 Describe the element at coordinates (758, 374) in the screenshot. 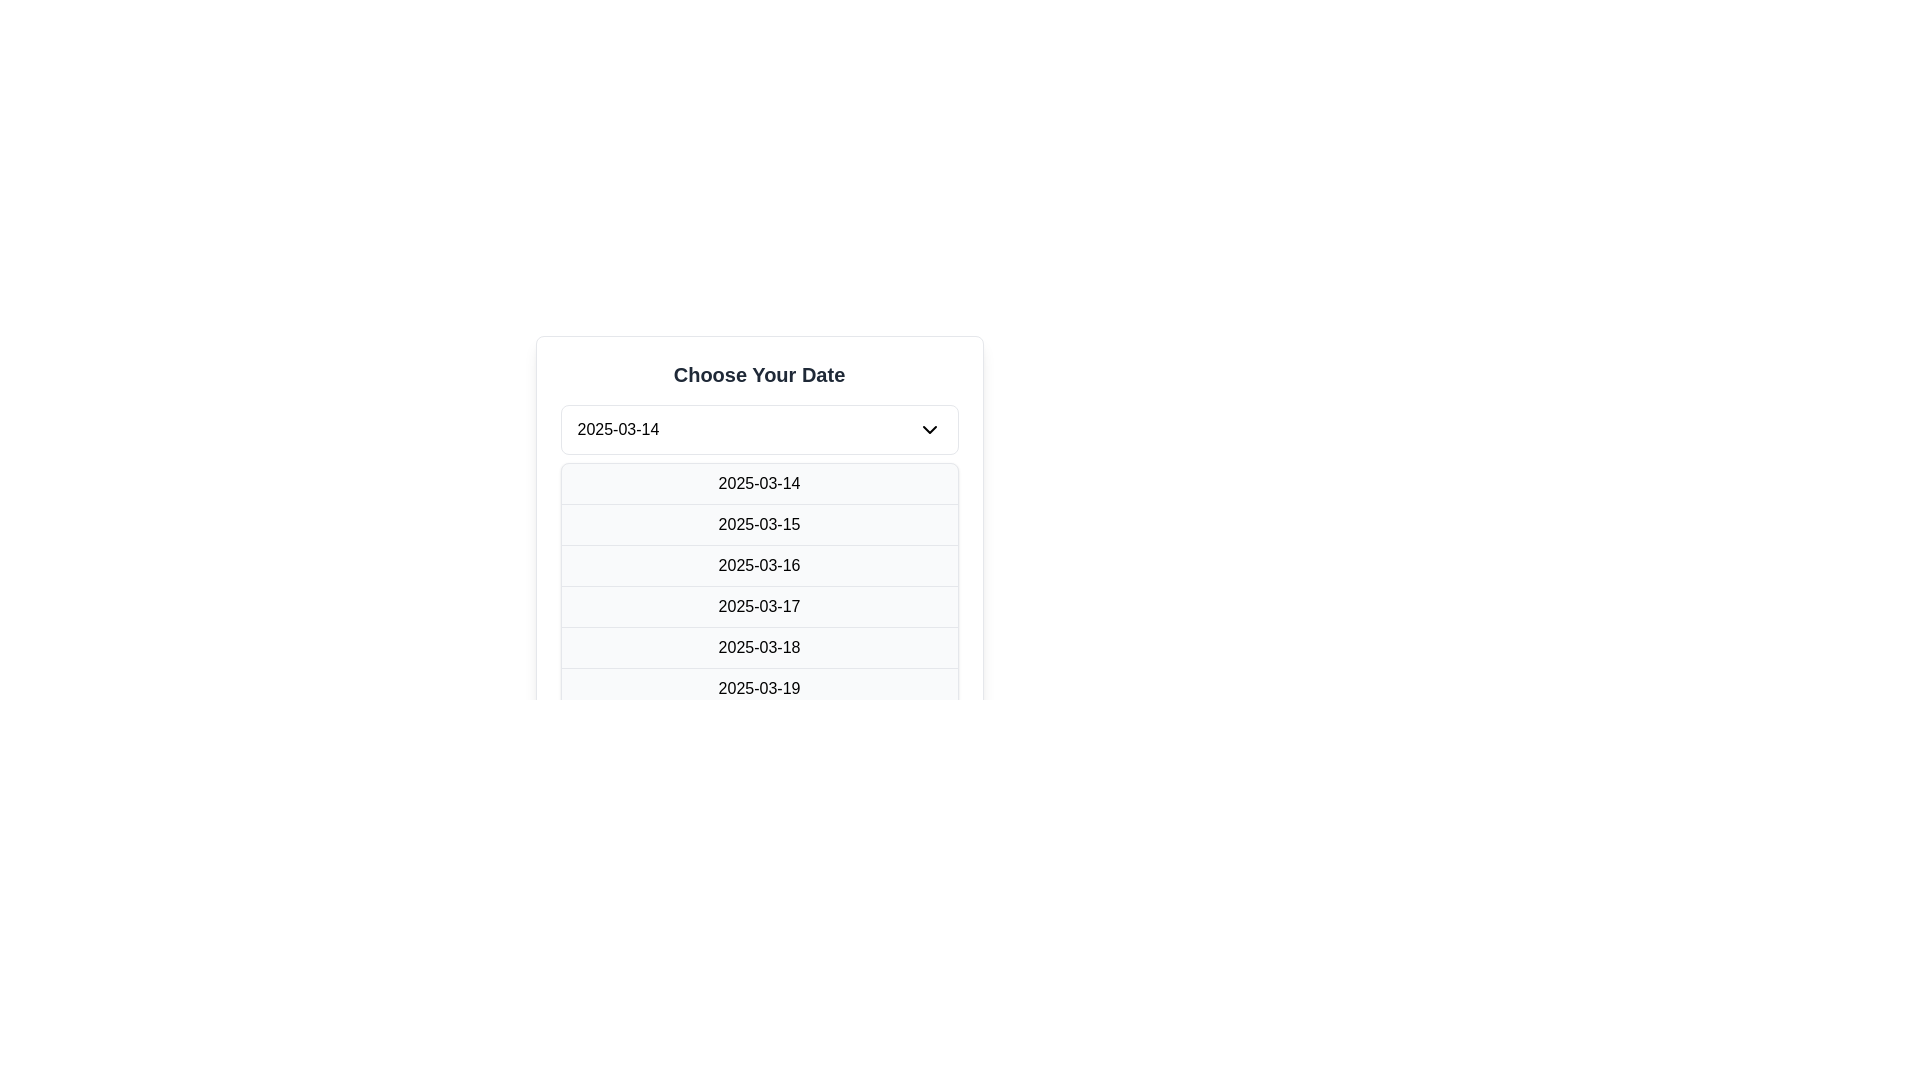

I see `the static text label or heading at the top of the card-like layout that provides context for the date selection content` at that location.